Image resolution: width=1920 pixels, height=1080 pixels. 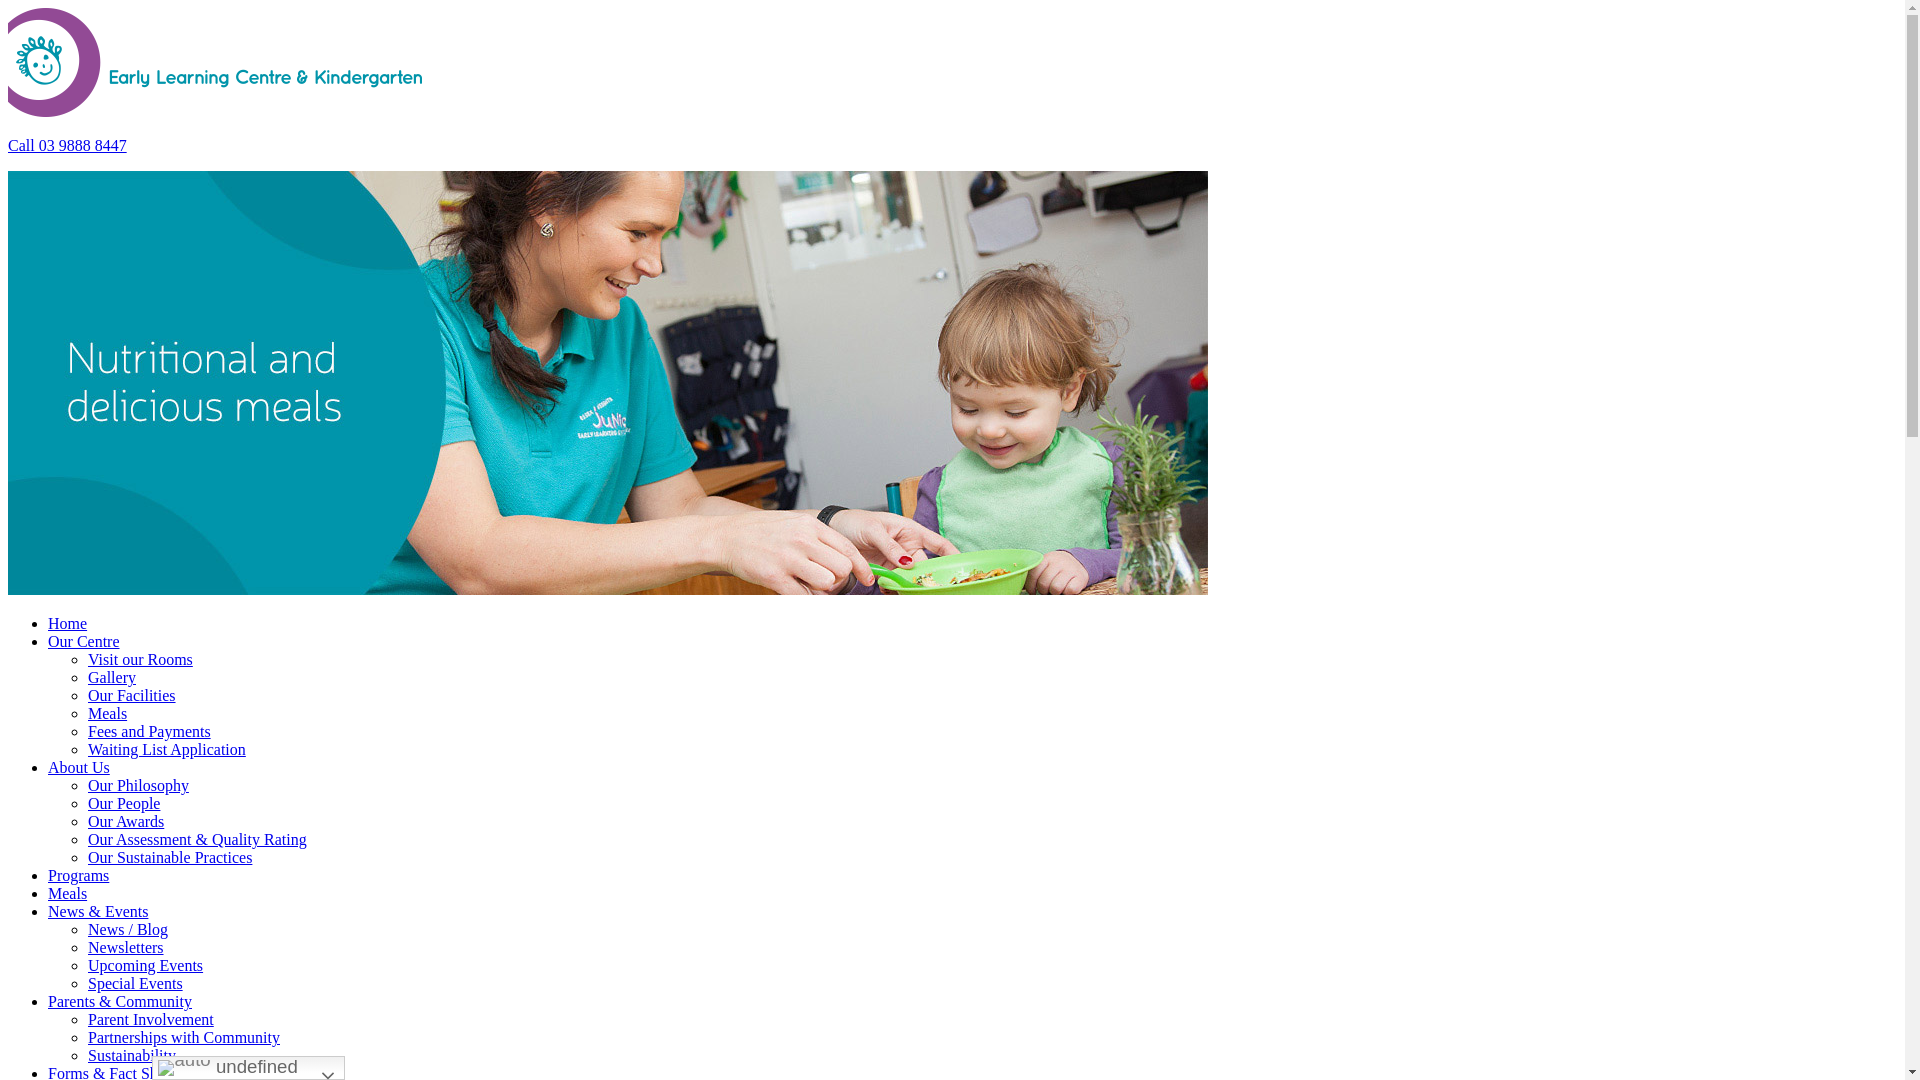 What do you see at coordinates (139, 659) in the screenshot?
I see `'Visit our Rooms'` at bounding box center [139, 659].